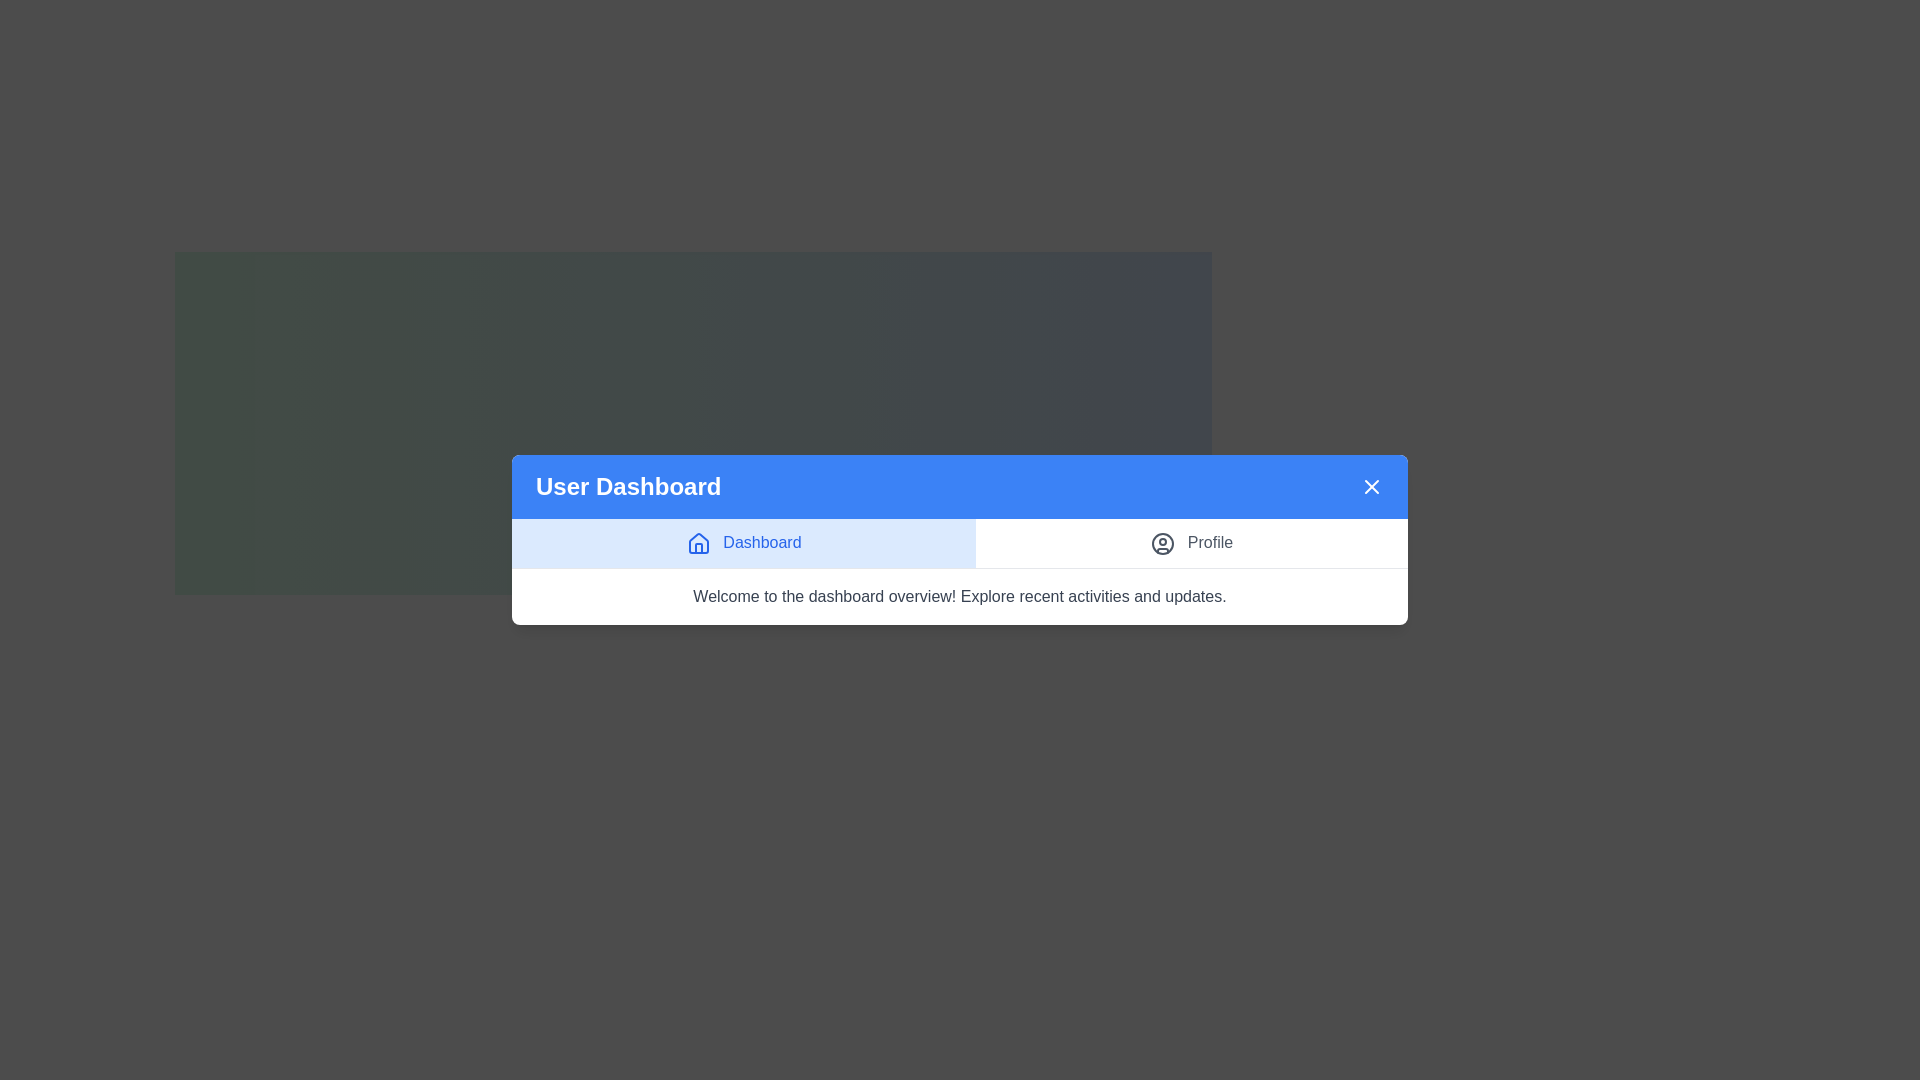 The image size is (1920, 1080). What do you see at coordinates (1192, 543) in the screenshot?
I see `the navigation button that leads to the profile section of the application` at bounding box center [1192, 543].